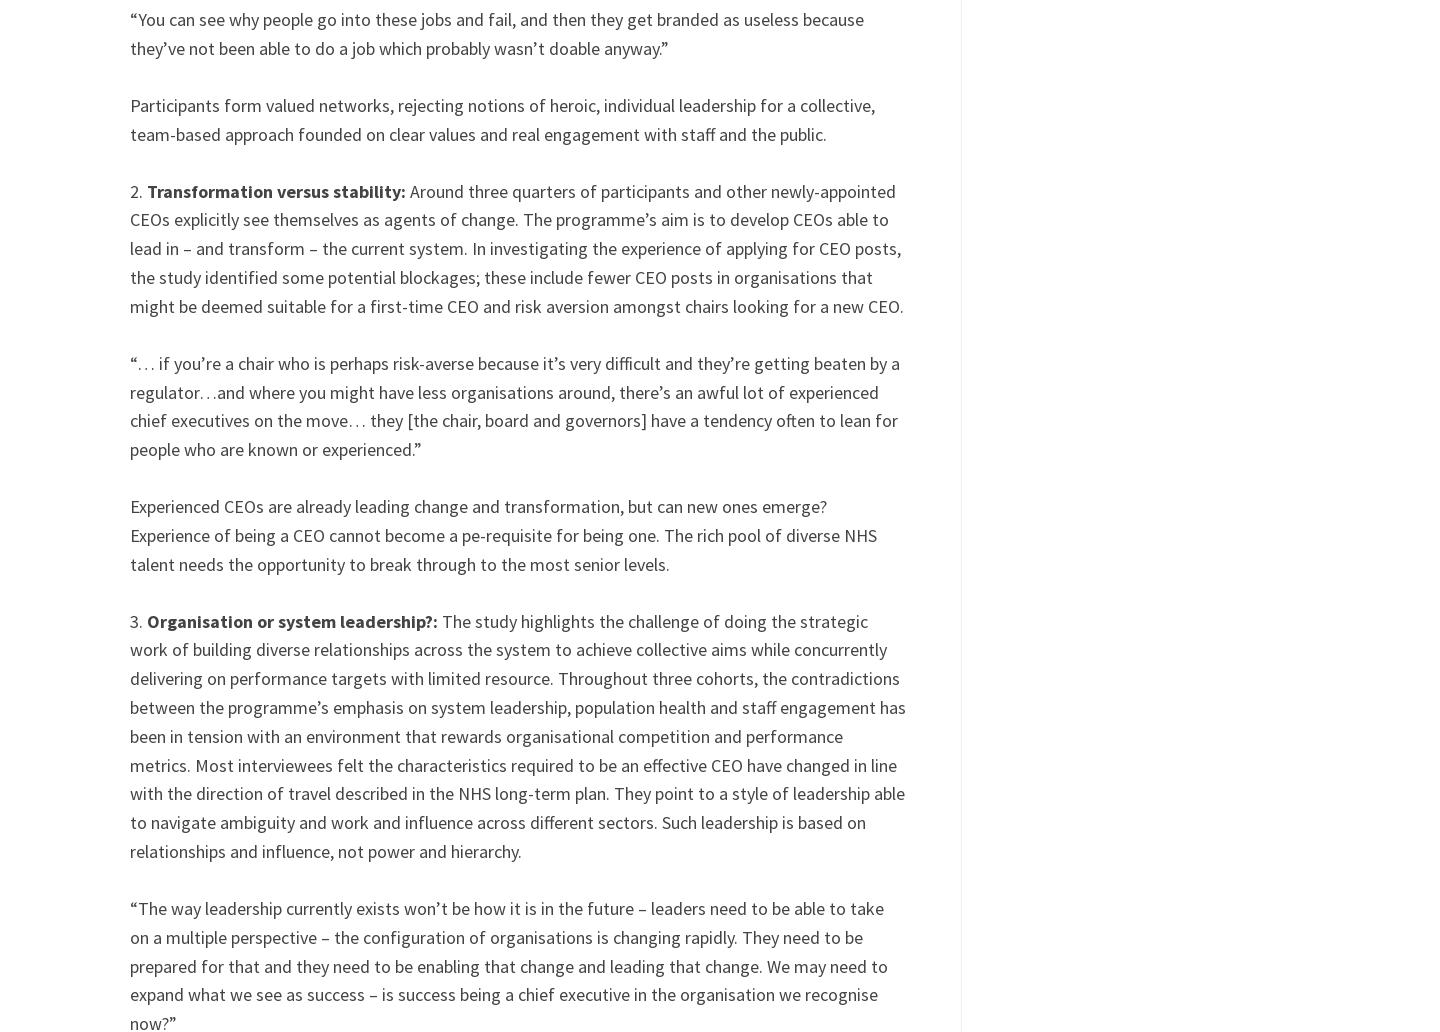 The height and width of the screenshot is (1032, 1440). I want to click on 'Participants form valued networks, rejecting notions of heroic, individual leadership for a collective, team-based approach founded on clear values and real engagement with staff and the public.', so click(501, 118).